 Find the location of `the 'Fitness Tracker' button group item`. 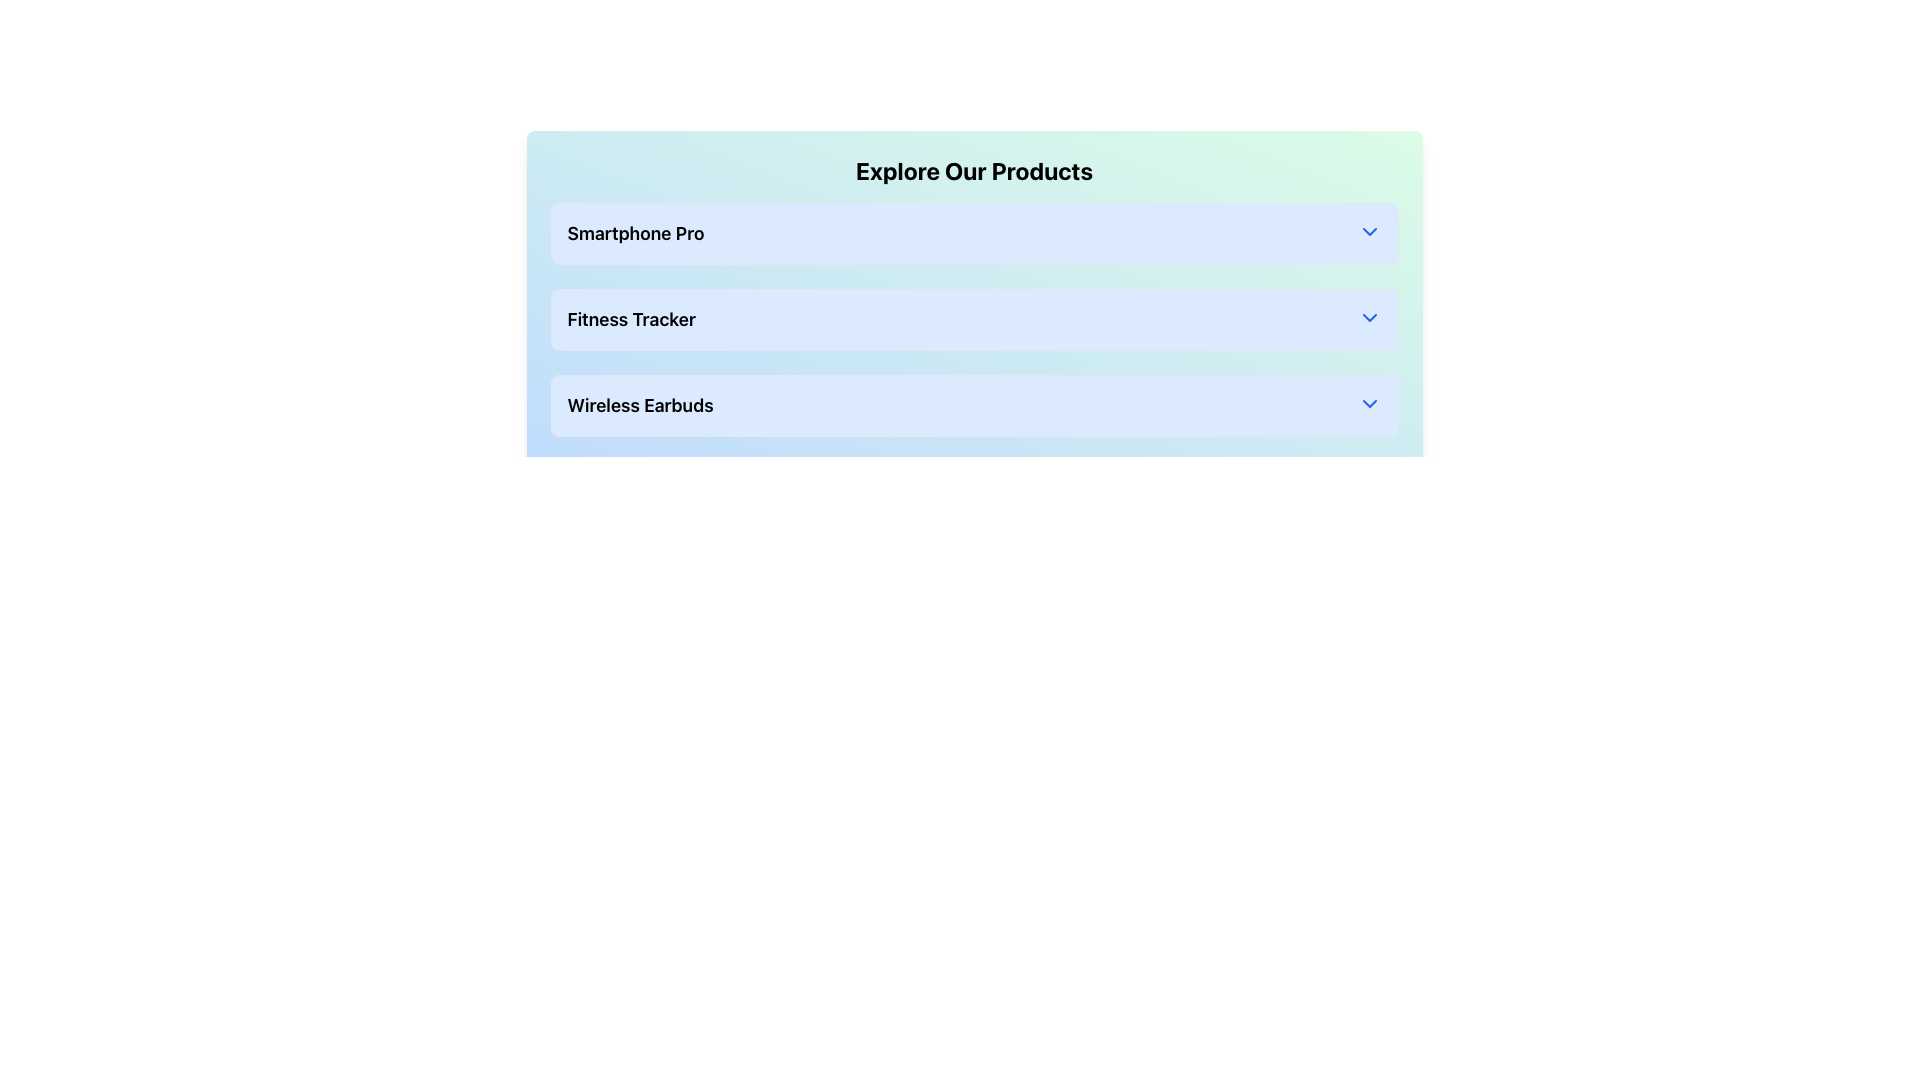

the 'Fitness Tracker' button group item is located at coordinates (974, 308).